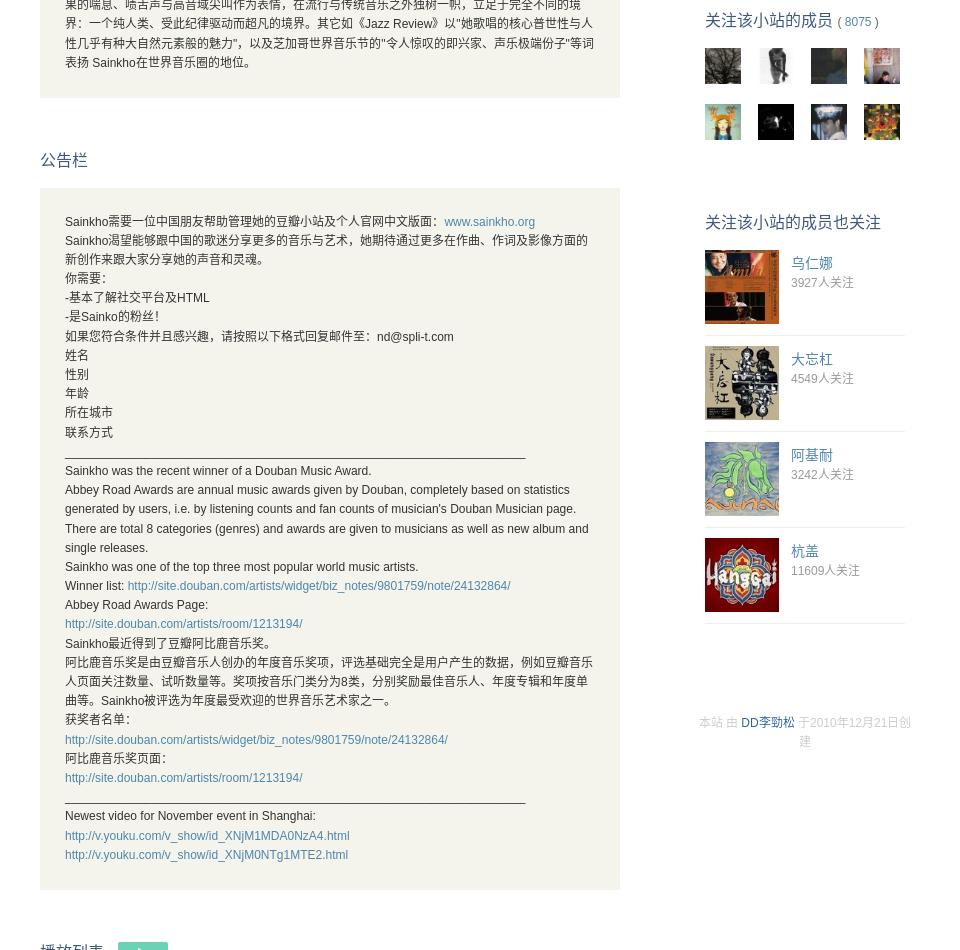  I want to click on '11609人关注', so click(825, 571).